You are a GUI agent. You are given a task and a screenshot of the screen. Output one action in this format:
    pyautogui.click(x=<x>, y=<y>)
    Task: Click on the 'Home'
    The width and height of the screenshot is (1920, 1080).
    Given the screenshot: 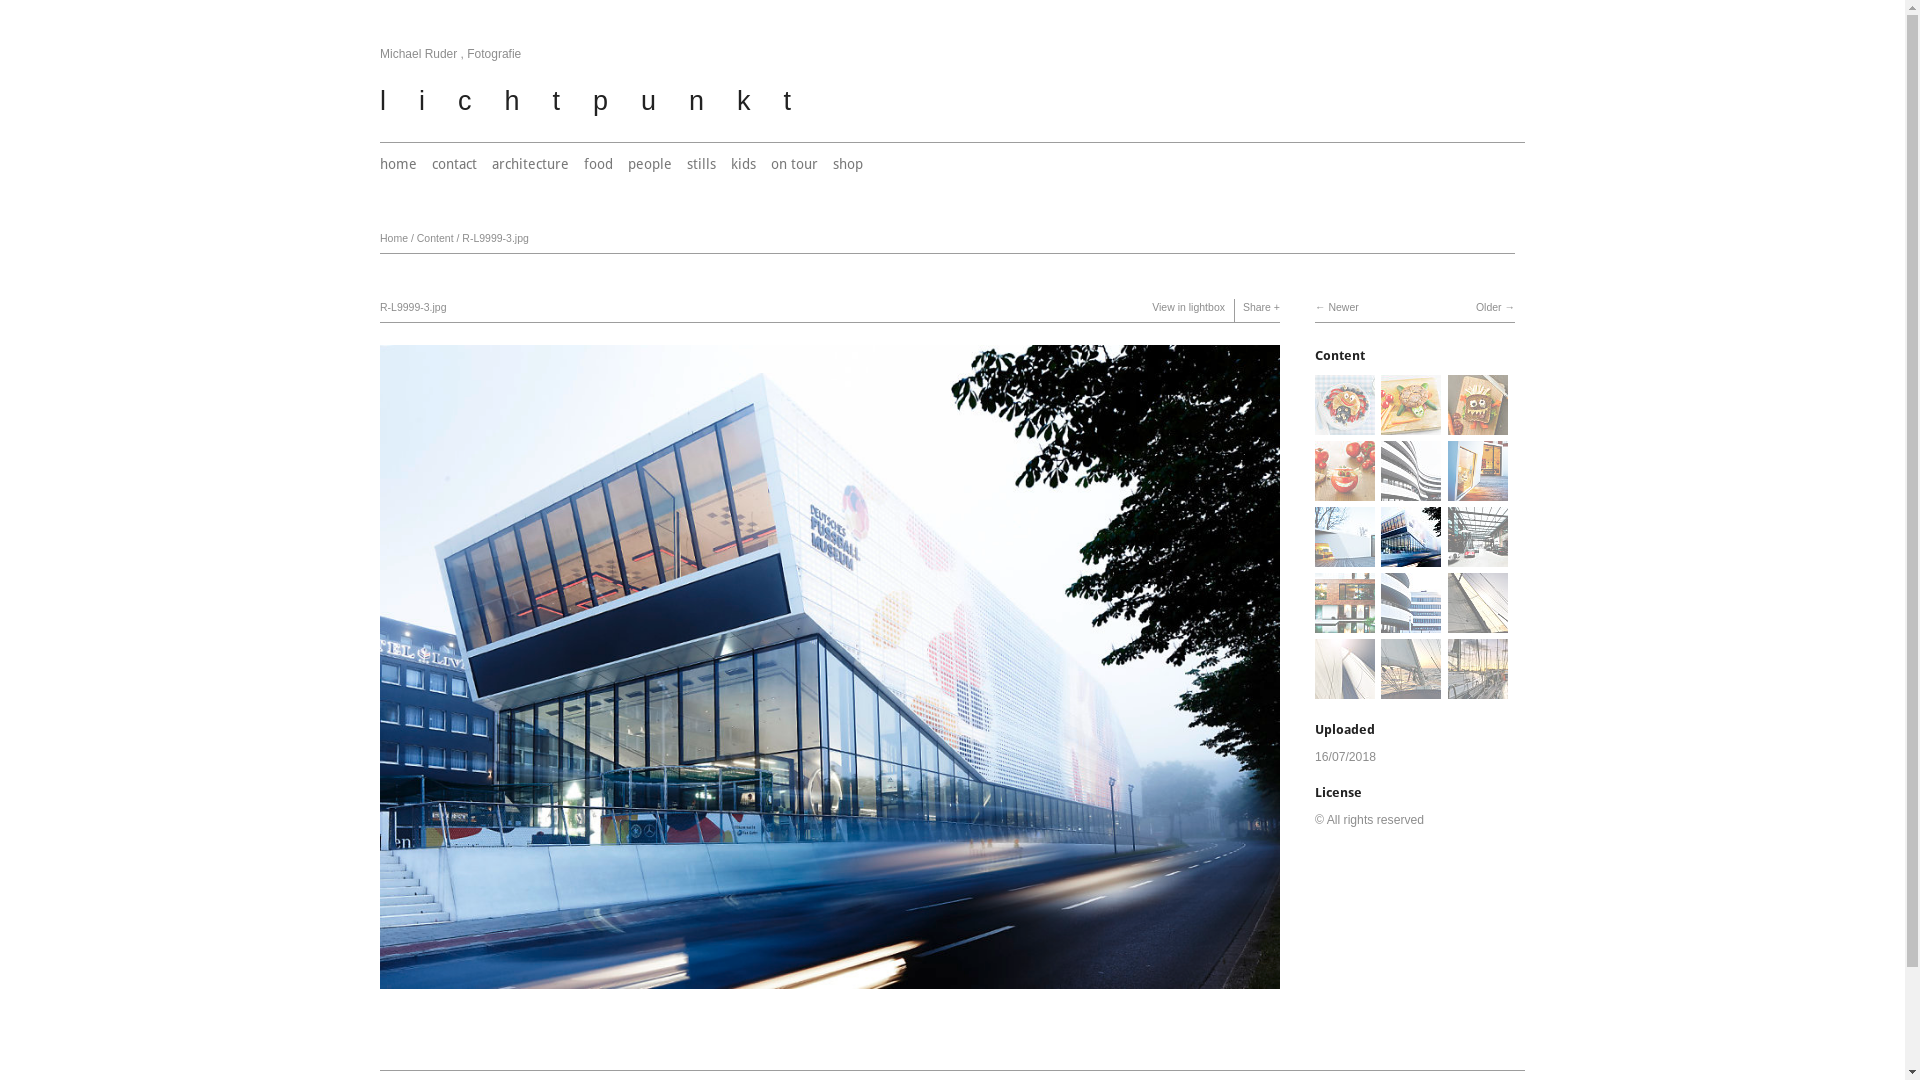 What is the action you would take?
    pyautogui.click(x=393, y=237)
    